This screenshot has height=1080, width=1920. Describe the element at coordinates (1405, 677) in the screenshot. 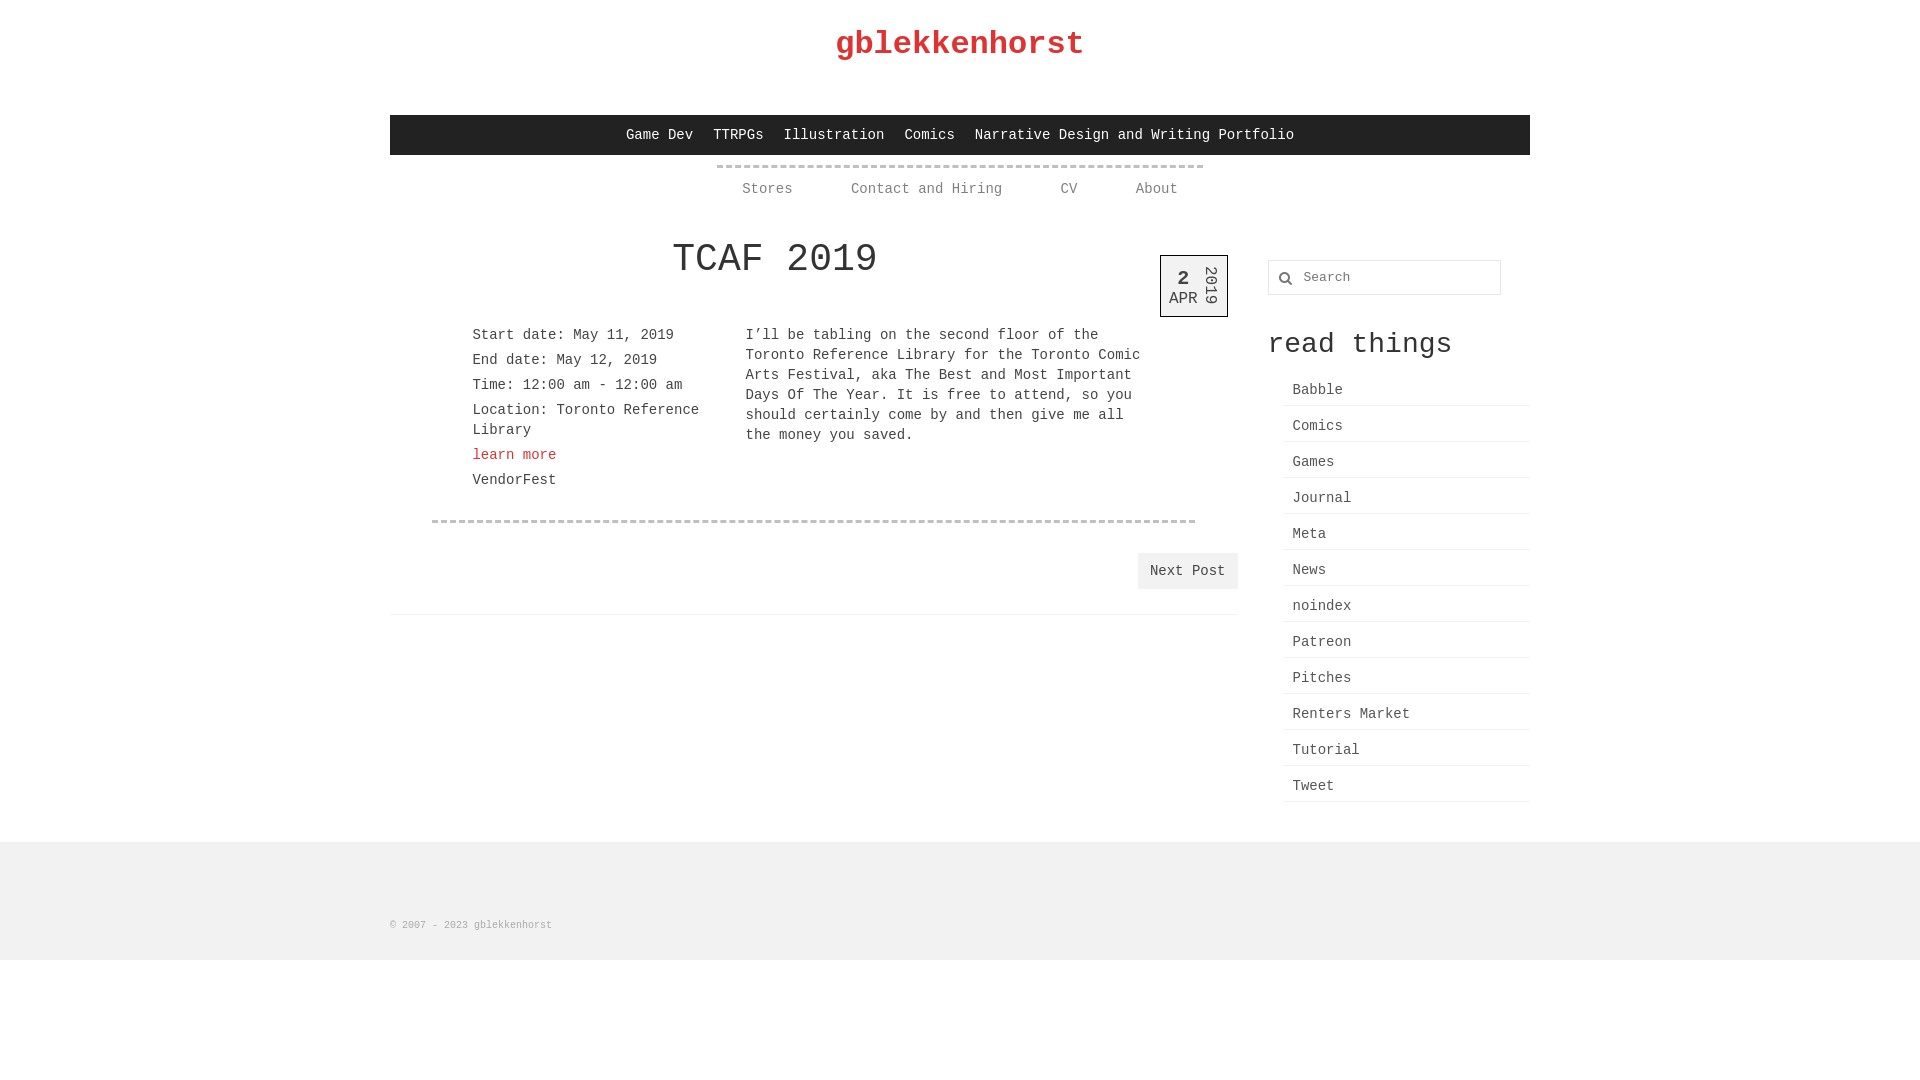

I see `'Pitches'` at that location.